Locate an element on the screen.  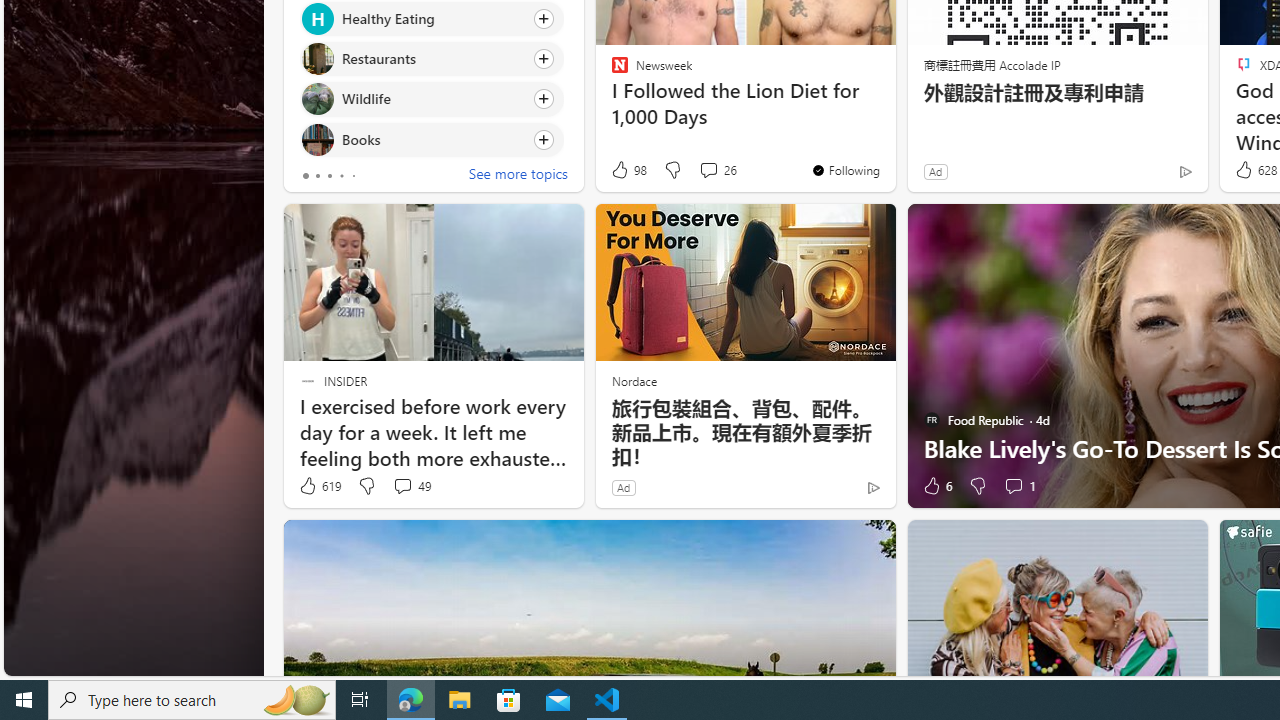
'View comments 49 Comment' is located at coordinates (401, 486).